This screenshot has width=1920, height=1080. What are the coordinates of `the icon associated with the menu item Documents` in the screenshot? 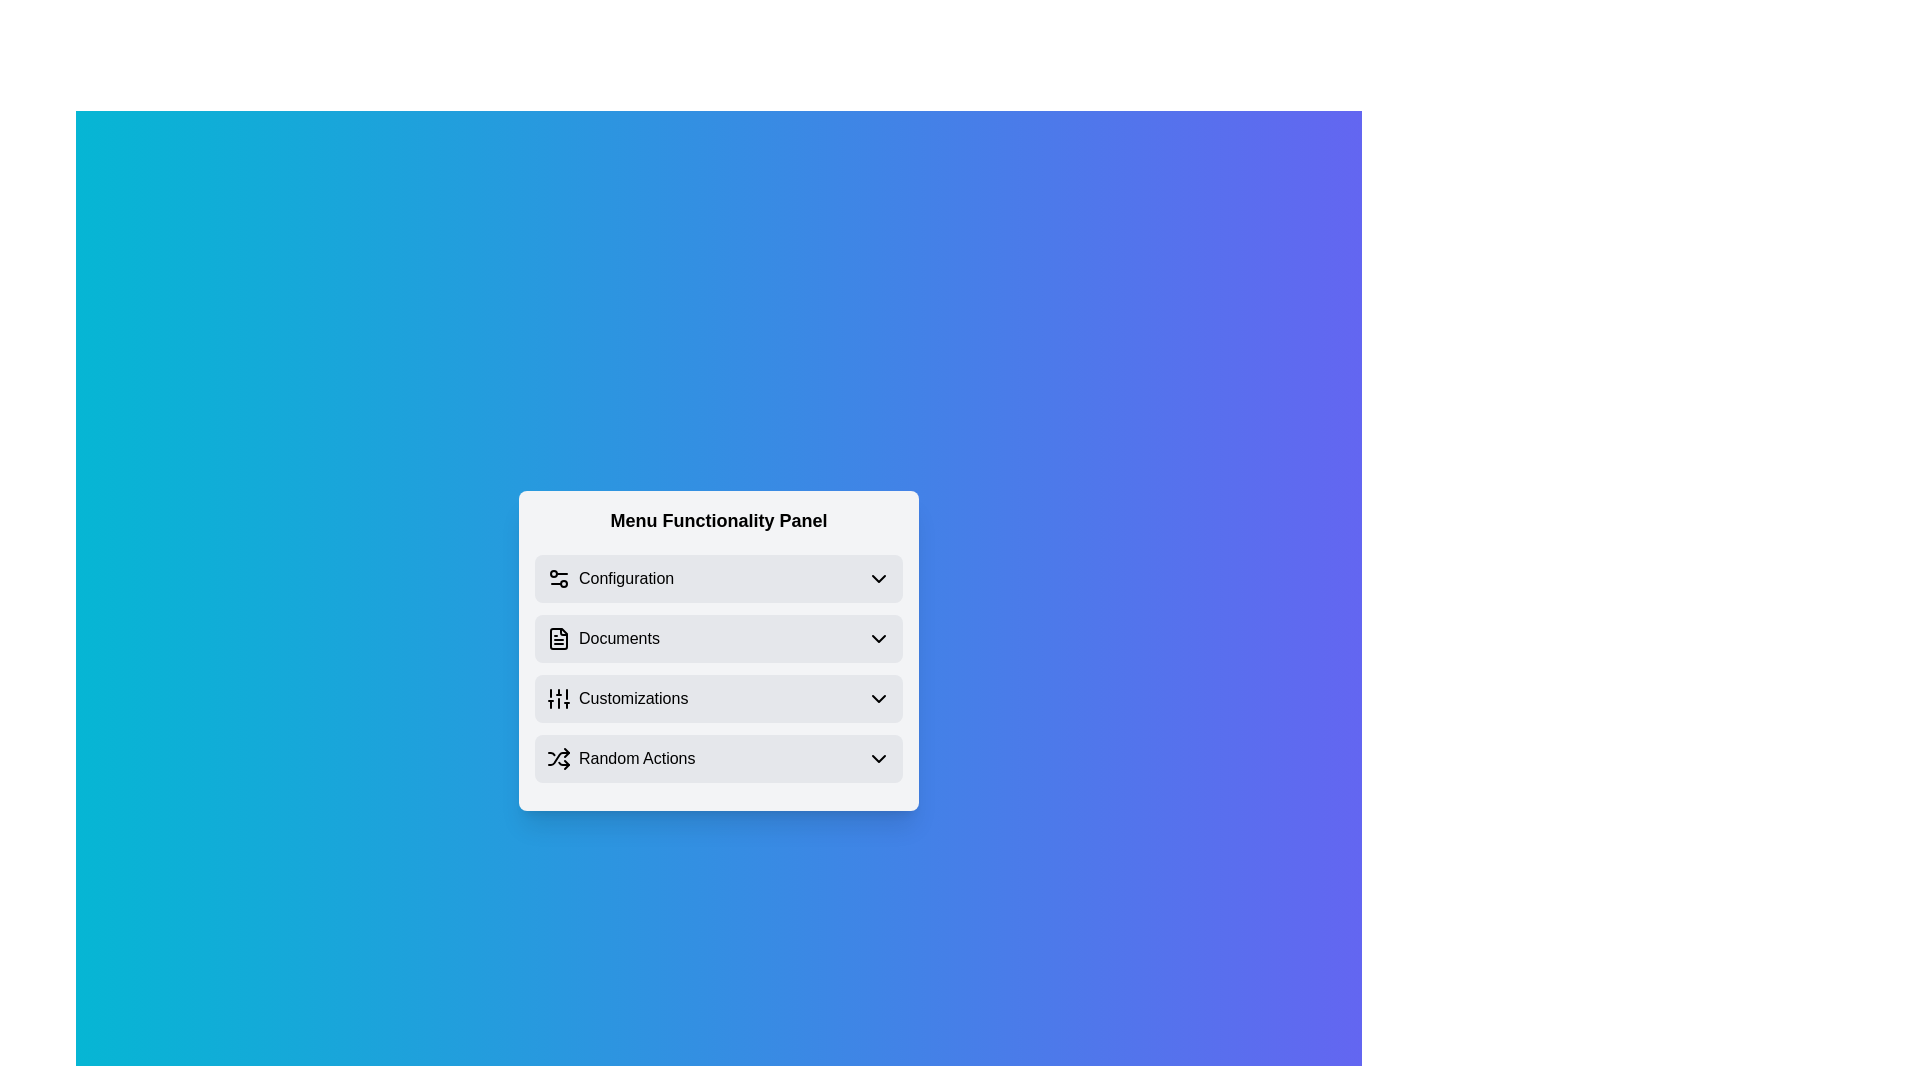 It's located at (558, 639).